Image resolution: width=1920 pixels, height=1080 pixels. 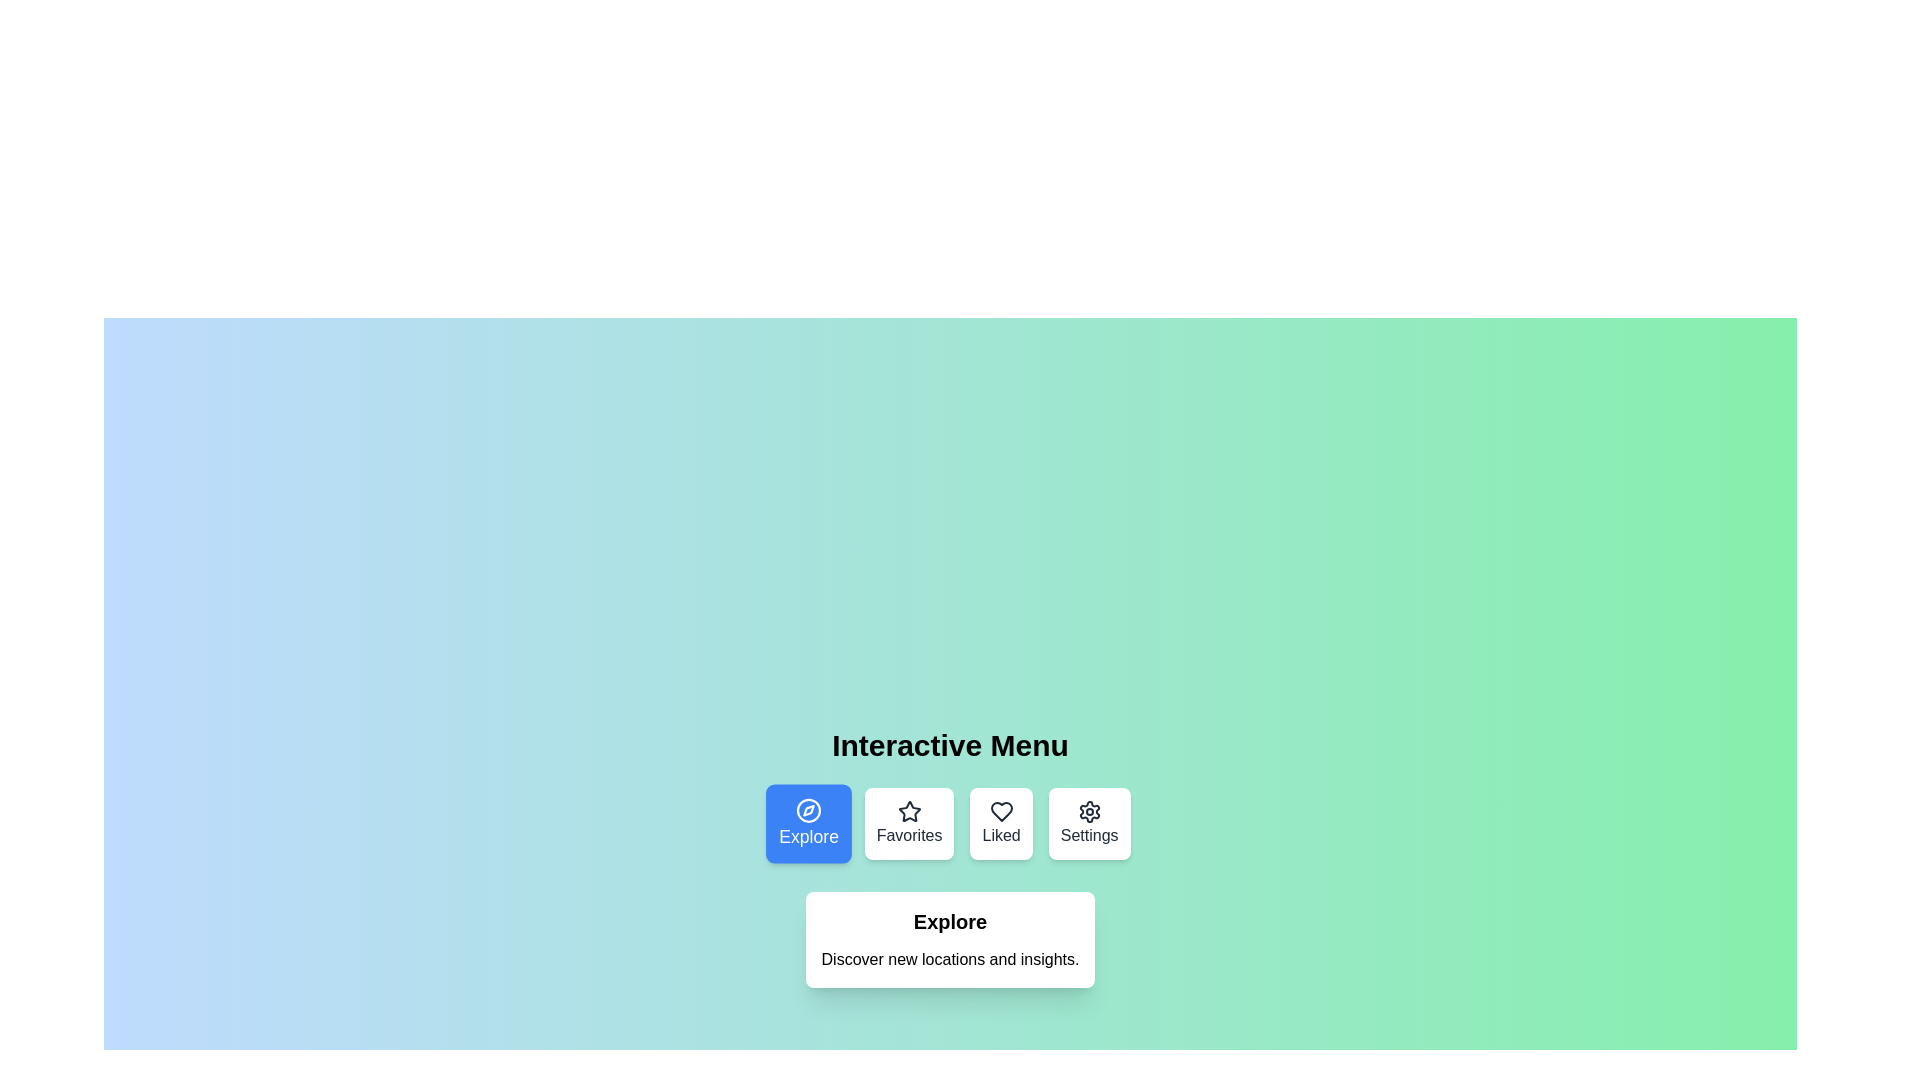 I want to click on the menu option Favorites, so click(x=908, y=824).